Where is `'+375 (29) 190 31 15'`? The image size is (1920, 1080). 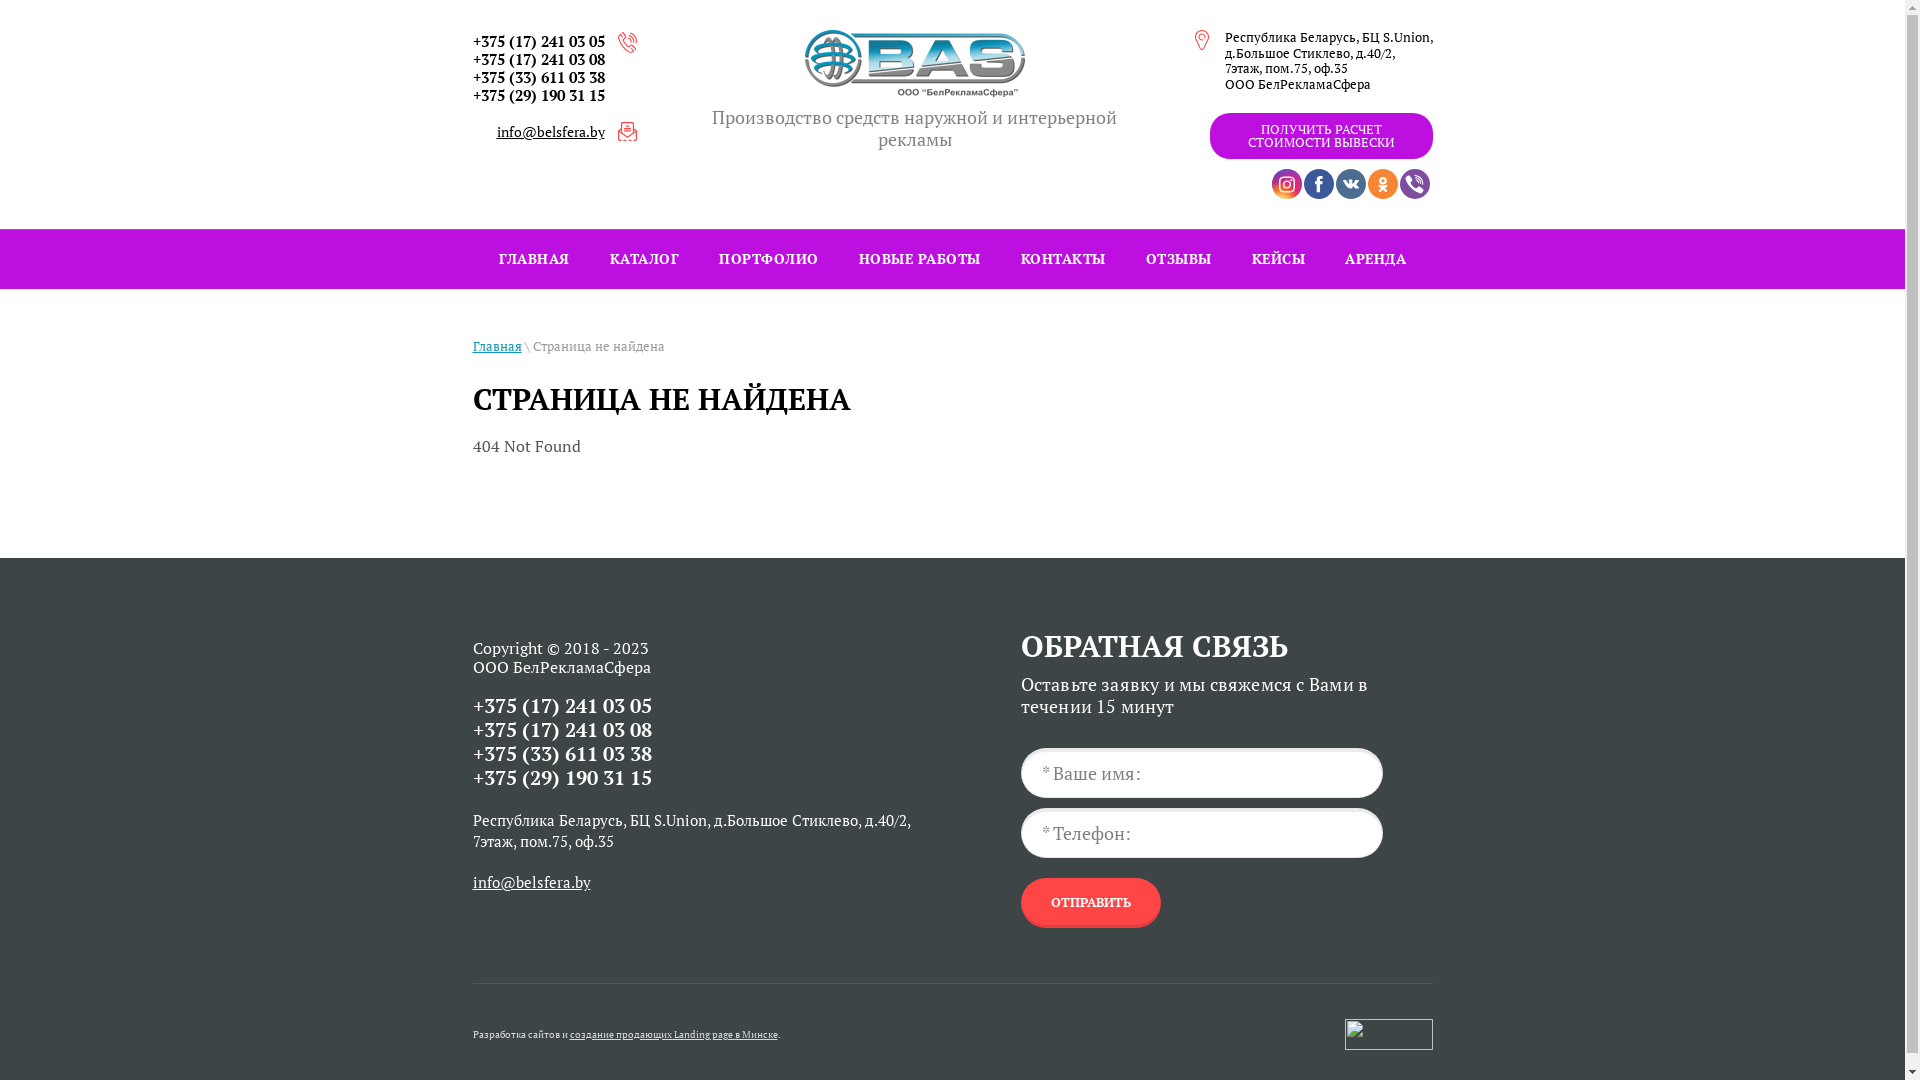 '+375 (29) 190 31 15' is located at coordinates (537, 95).